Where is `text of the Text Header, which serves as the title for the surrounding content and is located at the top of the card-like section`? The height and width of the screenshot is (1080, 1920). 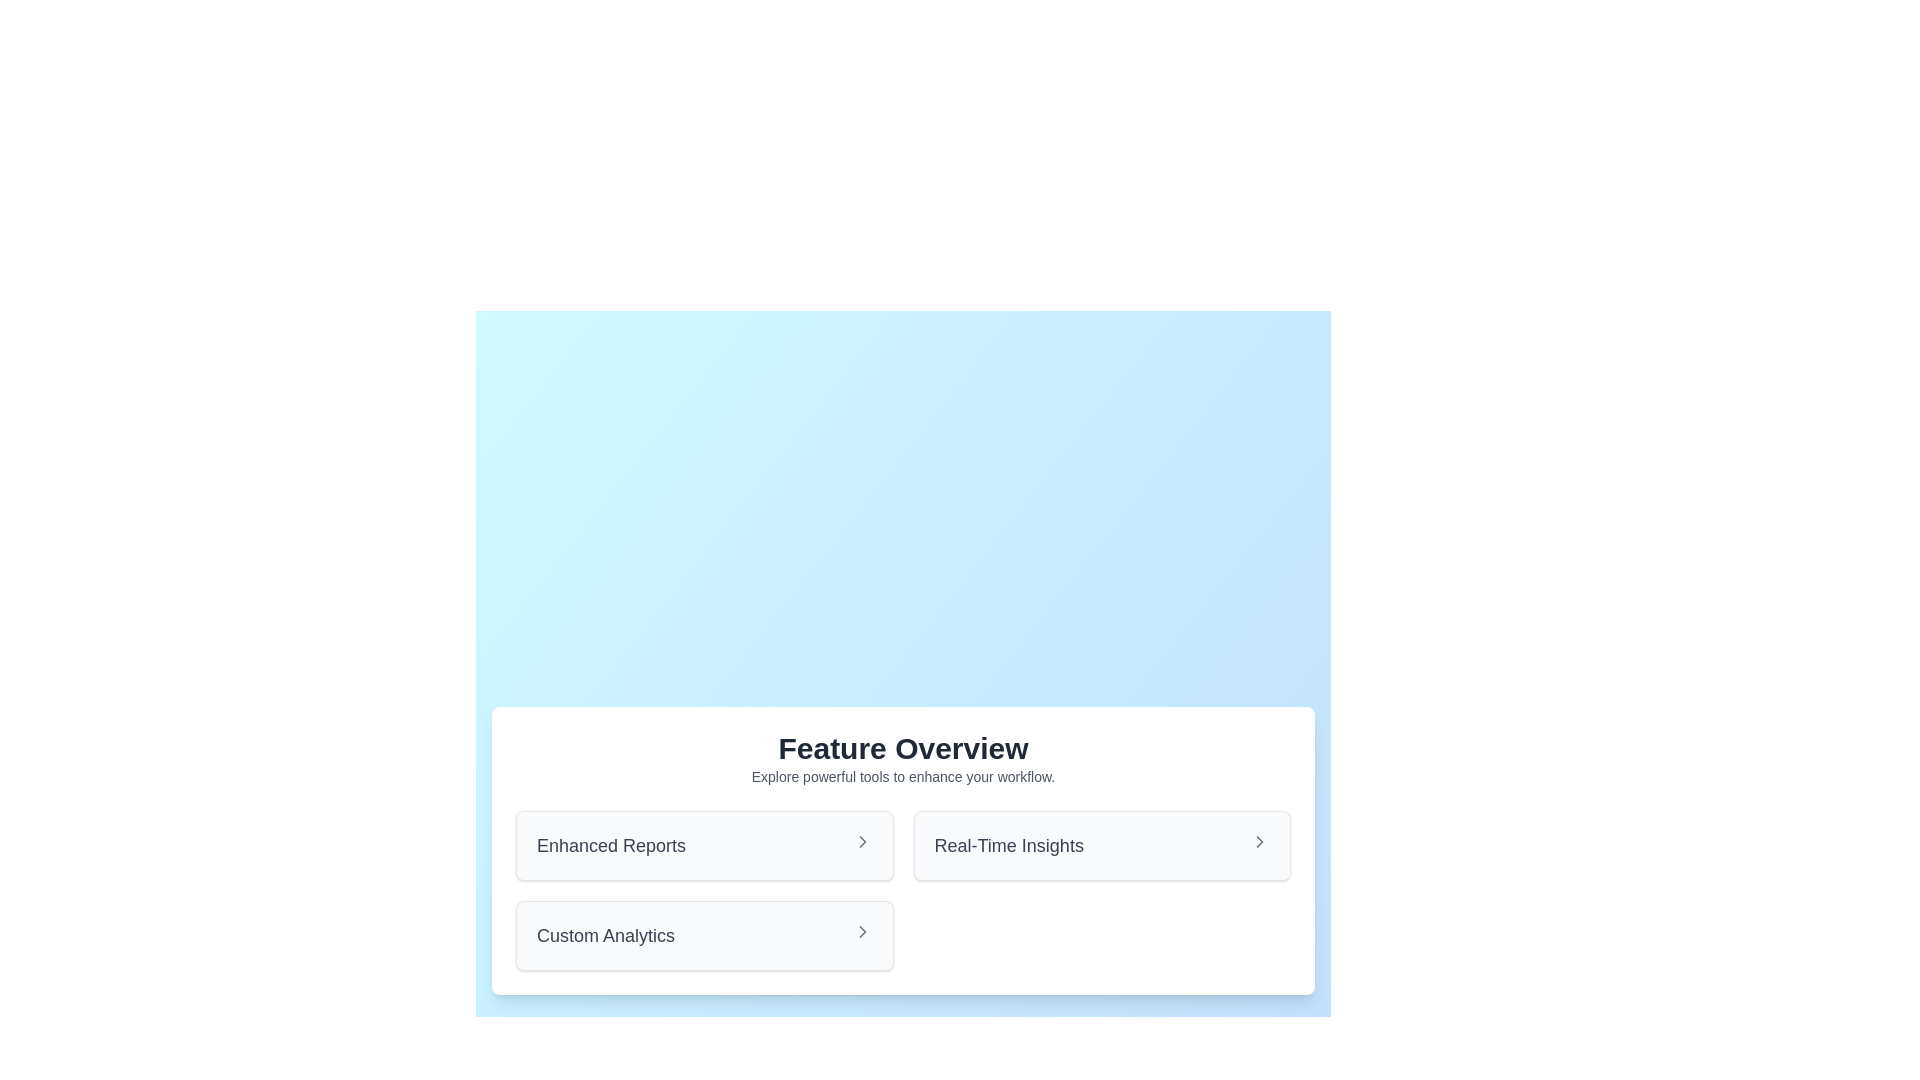 text of the Text Header, which serves as the title for the surrounding content and is located at the top of the card-like section is located at coordinates (902, 748).